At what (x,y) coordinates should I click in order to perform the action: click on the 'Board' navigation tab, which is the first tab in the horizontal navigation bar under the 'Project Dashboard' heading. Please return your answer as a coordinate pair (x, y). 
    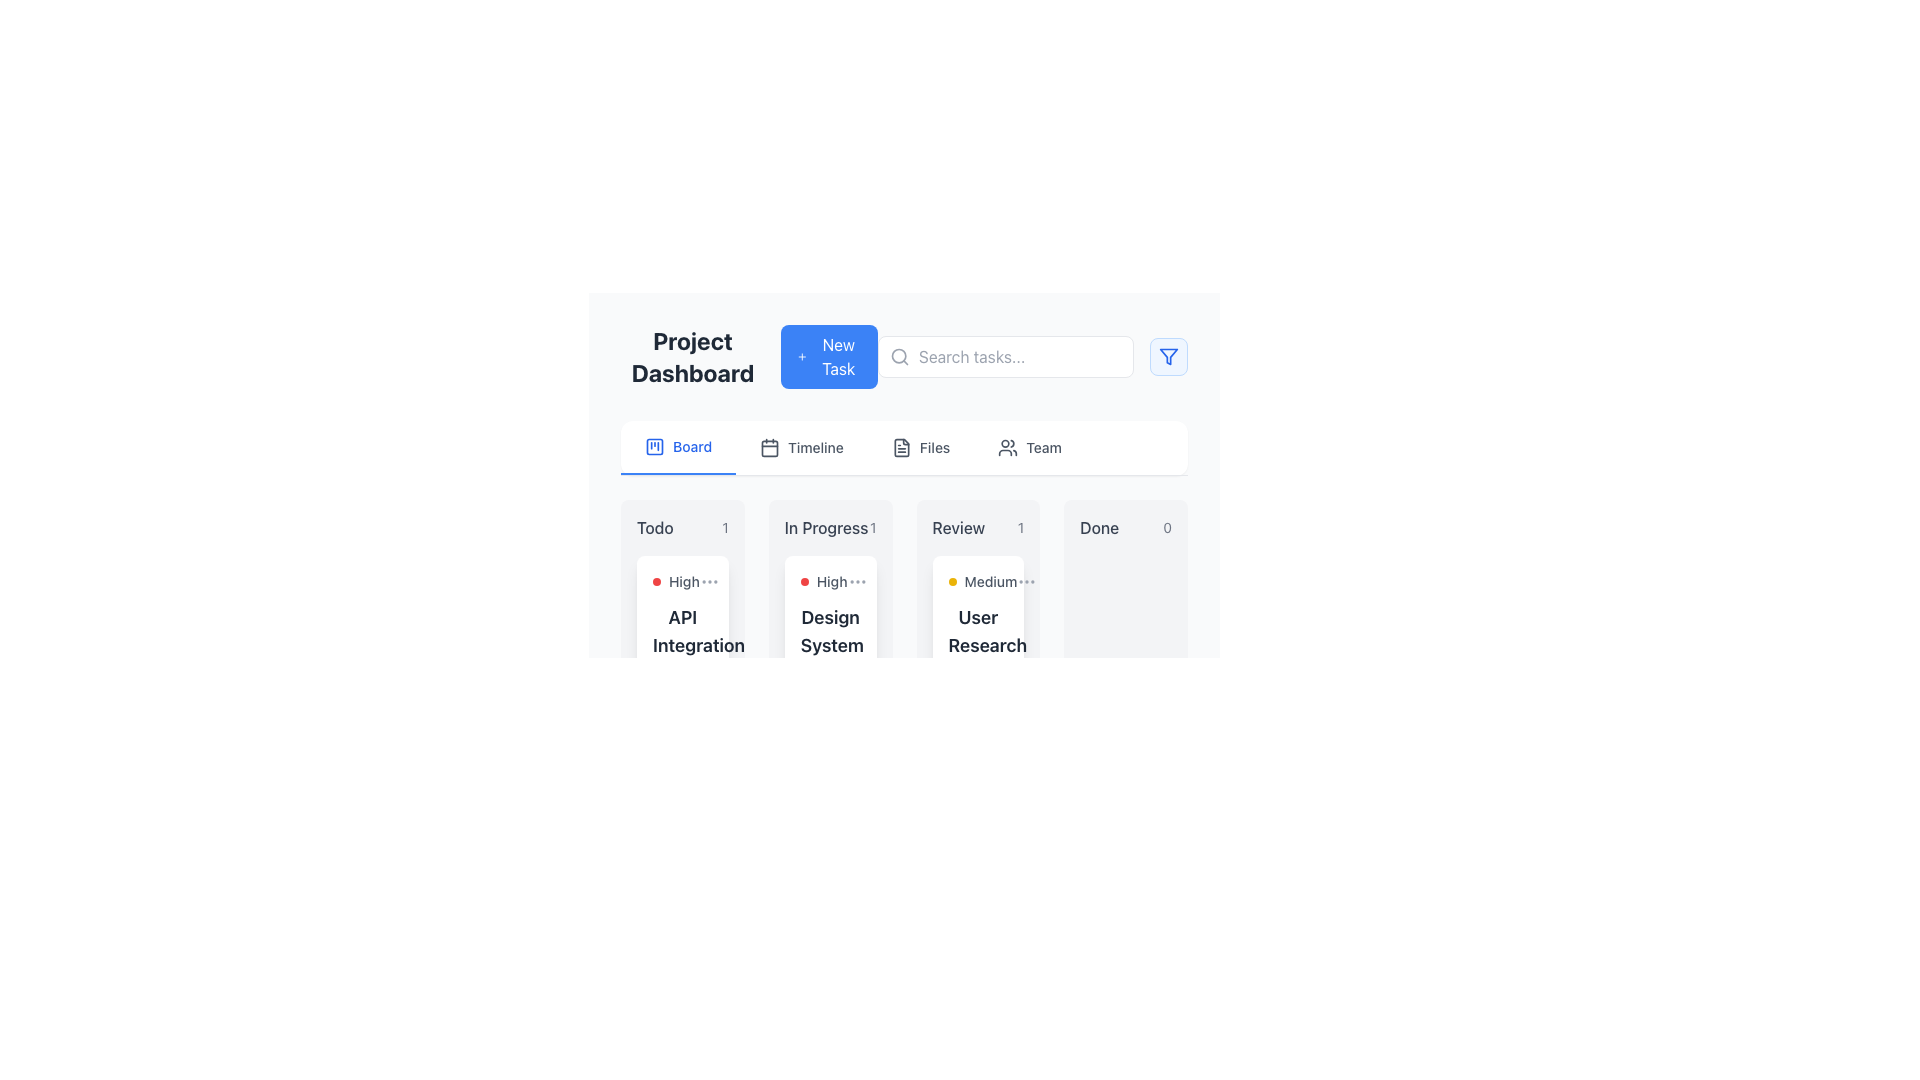
    Looking at the image, I should click on (678, 446).